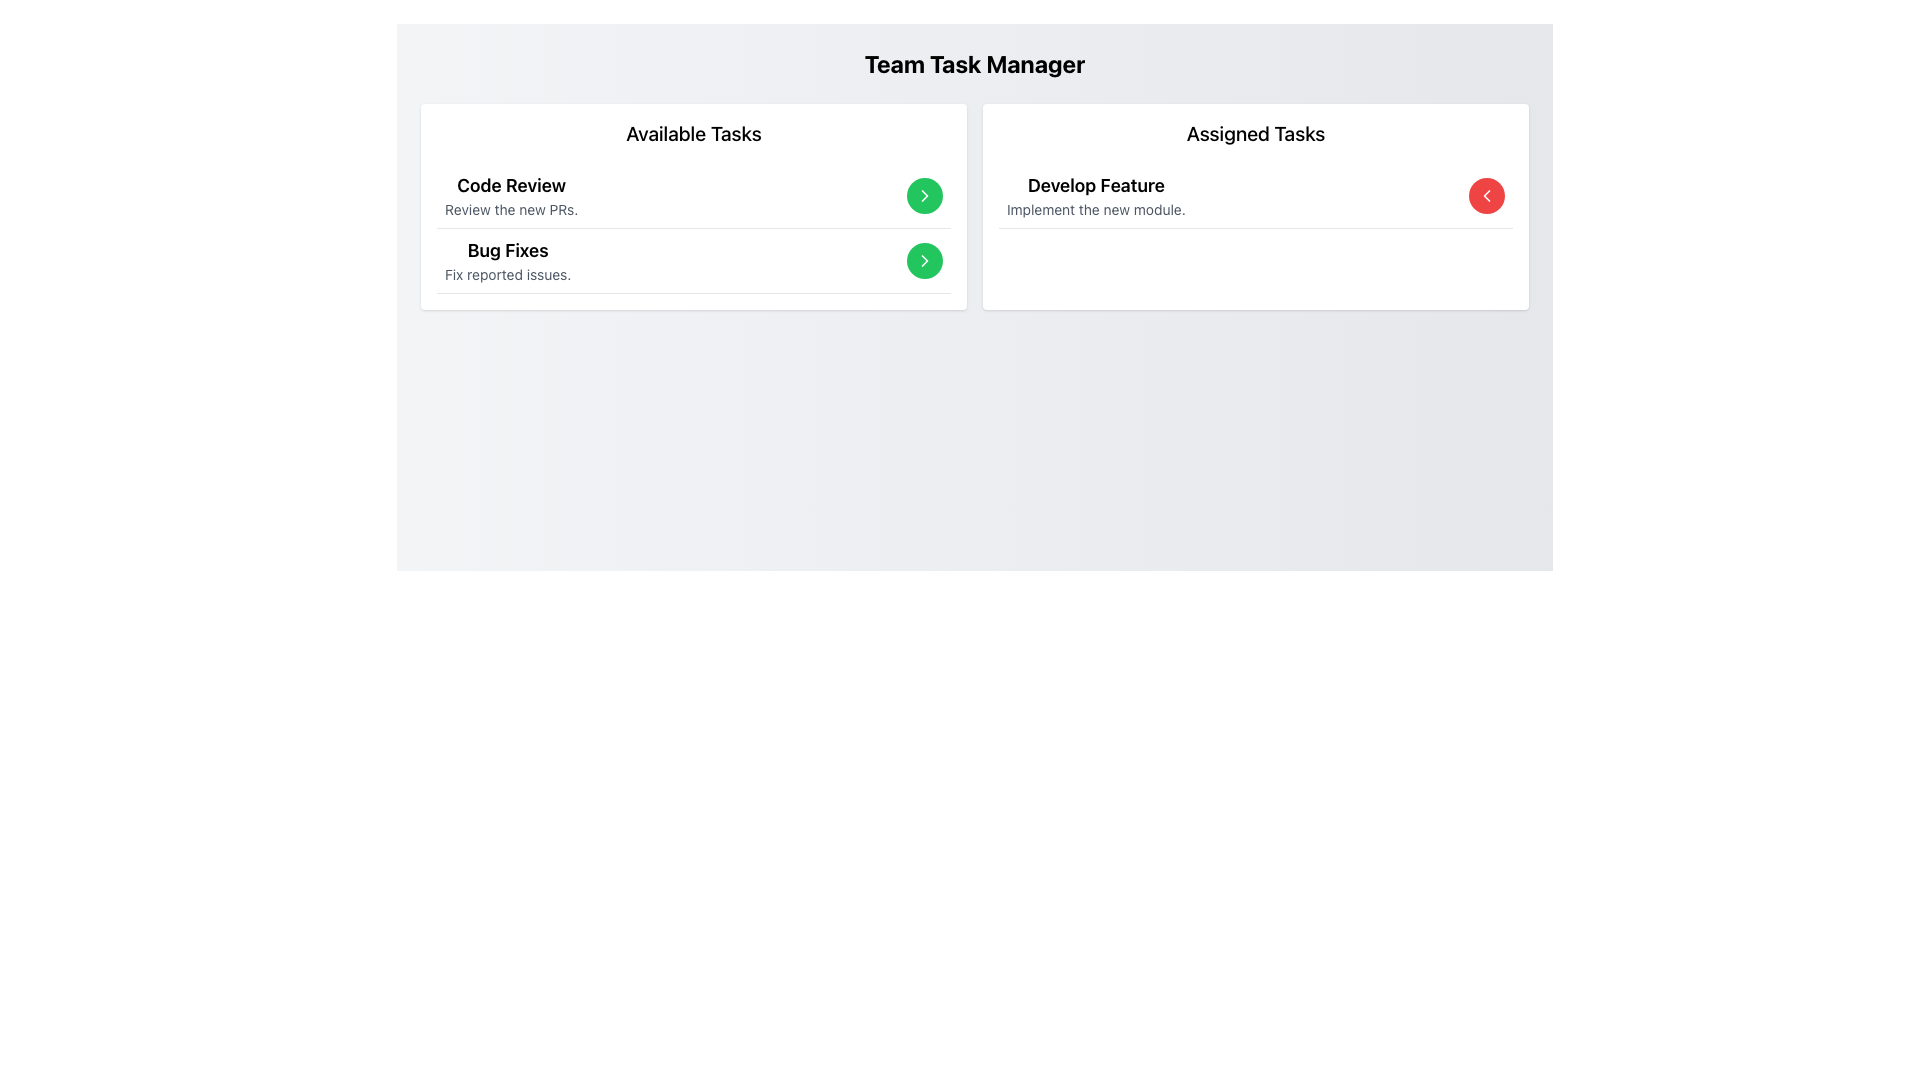  What do you see at coordinates (924, 260) in the screenshot?
I see `the second chevron button in the 'Available Tasks' section, located to the right of the 'Bug Fixes' list item` at bounding box center [924, 260].